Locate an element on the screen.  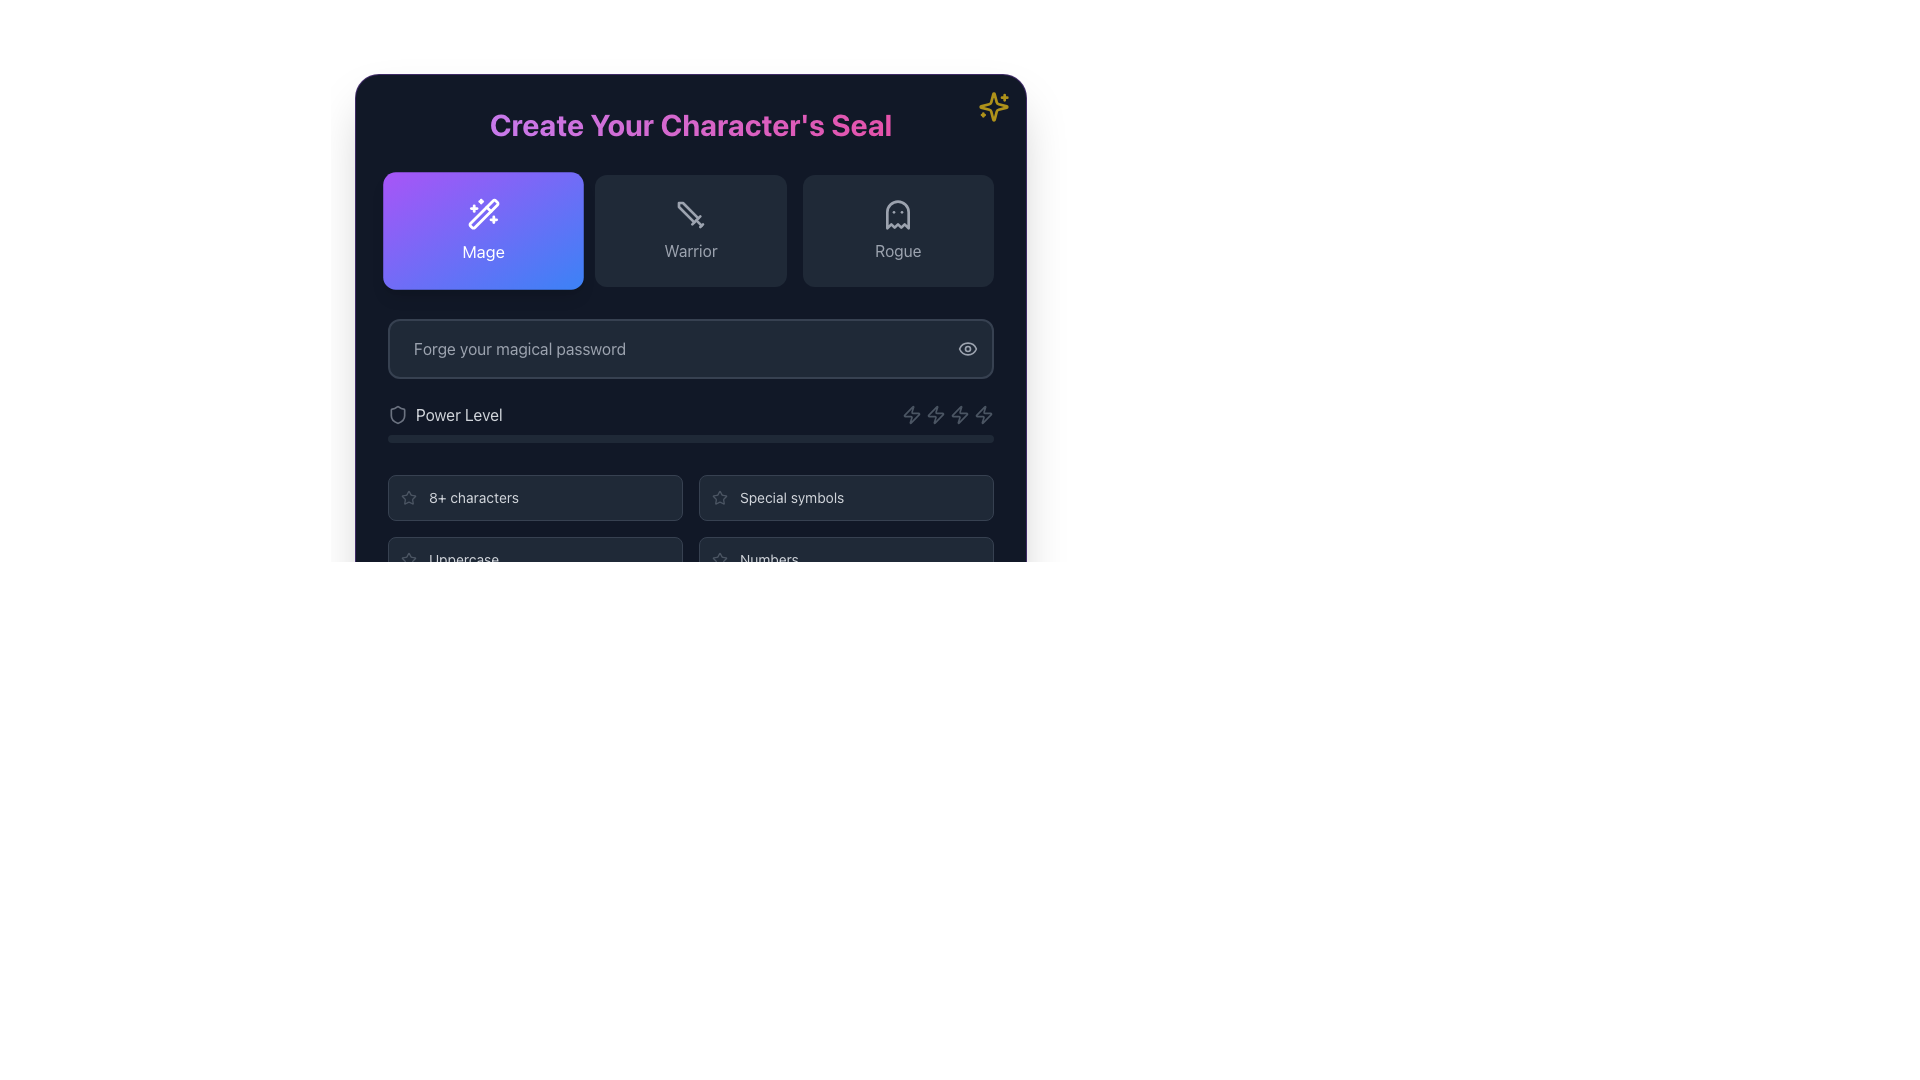
the lightning-shaped icon located at the bottom-right corner of the password input field, which represents a specific action or status related to the input above it is located at coordinates (983, 414).